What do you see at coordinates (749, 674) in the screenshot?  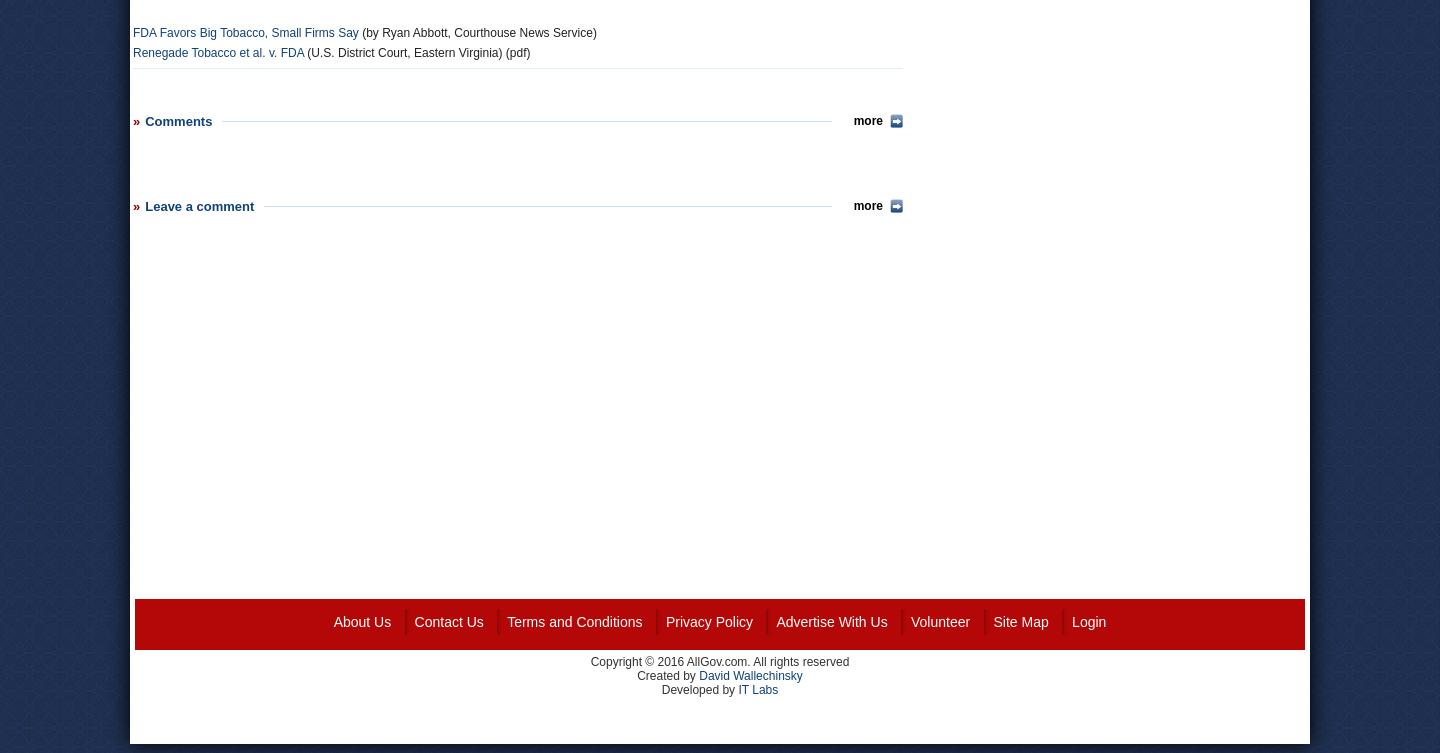 I see `'David Wallechinsky'` at bounding box center [749, 674].